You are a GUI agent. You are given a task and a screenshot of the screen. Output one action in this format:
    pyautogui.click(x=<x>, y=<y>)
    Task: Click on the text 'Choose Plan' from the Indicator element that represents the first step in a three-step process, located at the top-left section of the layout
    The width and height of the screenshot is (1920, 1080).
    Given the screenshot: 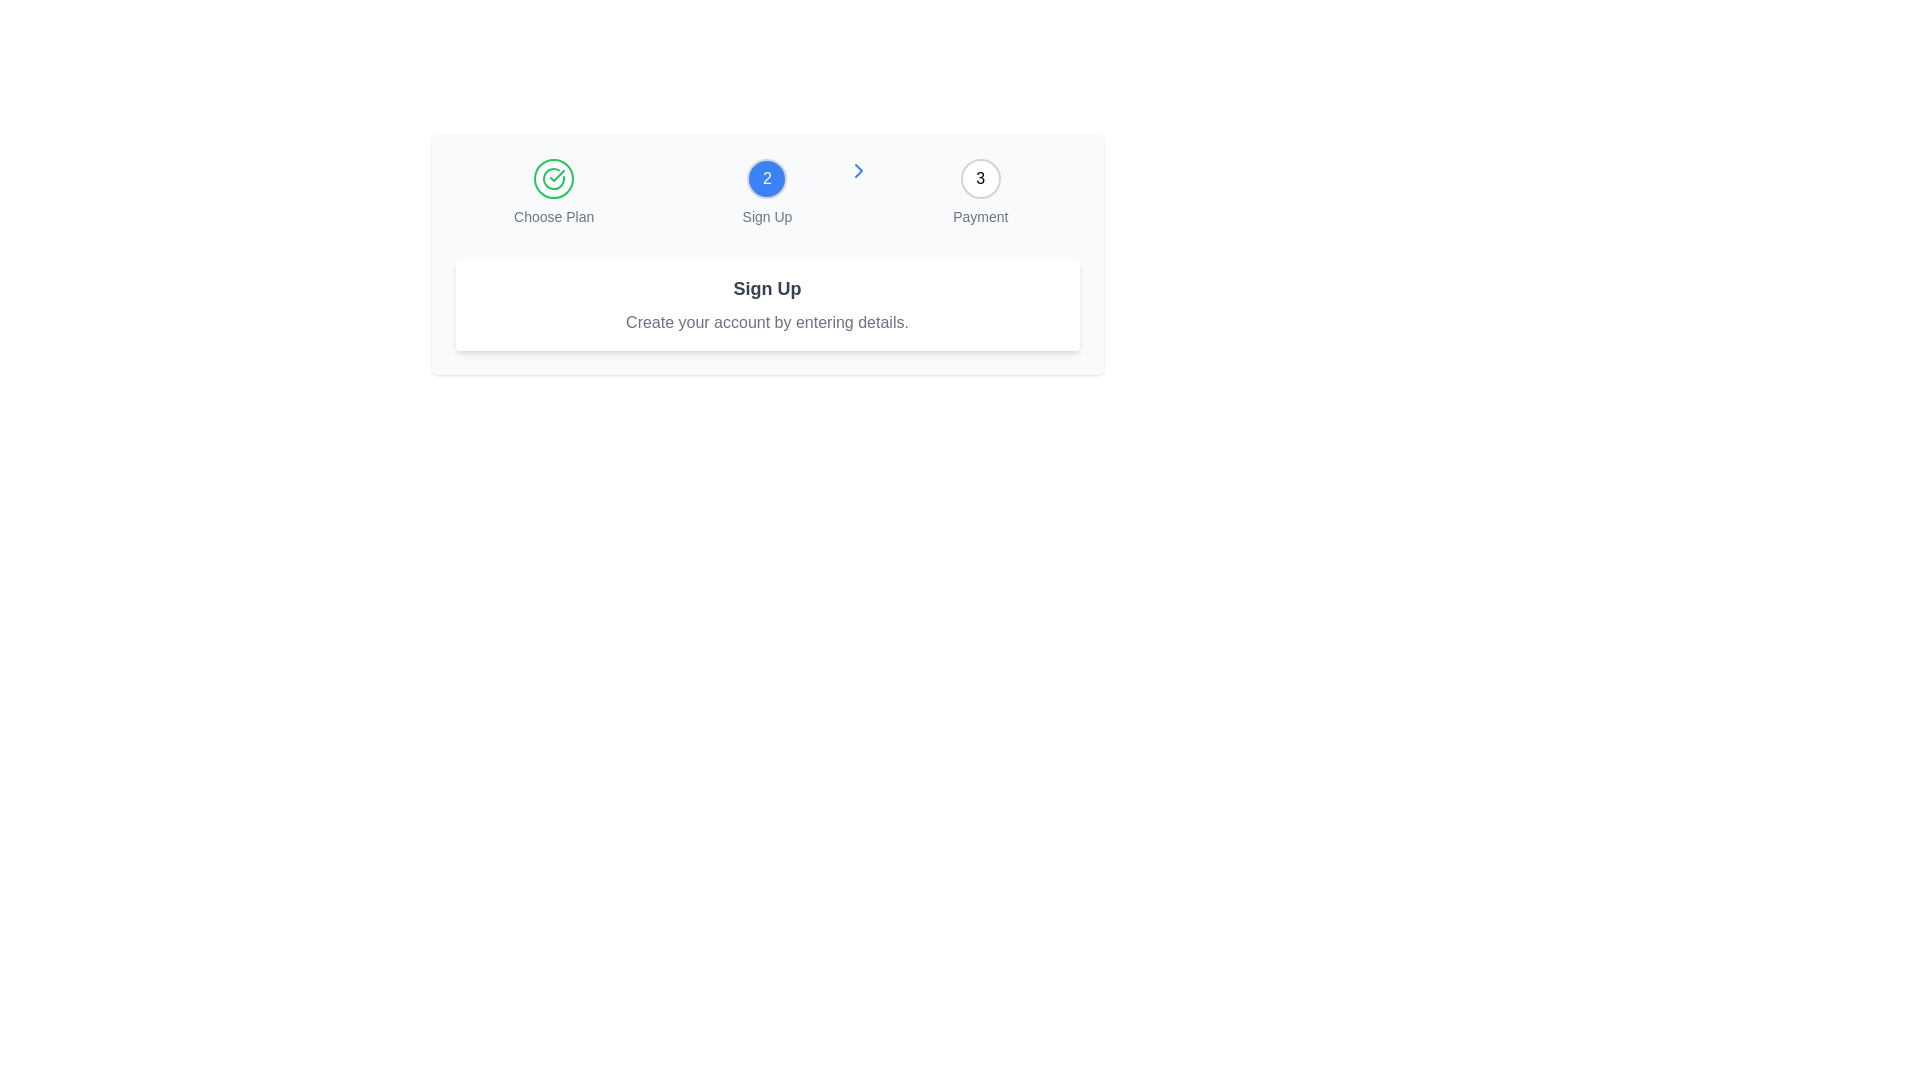 What is the action you would take?
    pyautogui.click(x=553, y=192)
    